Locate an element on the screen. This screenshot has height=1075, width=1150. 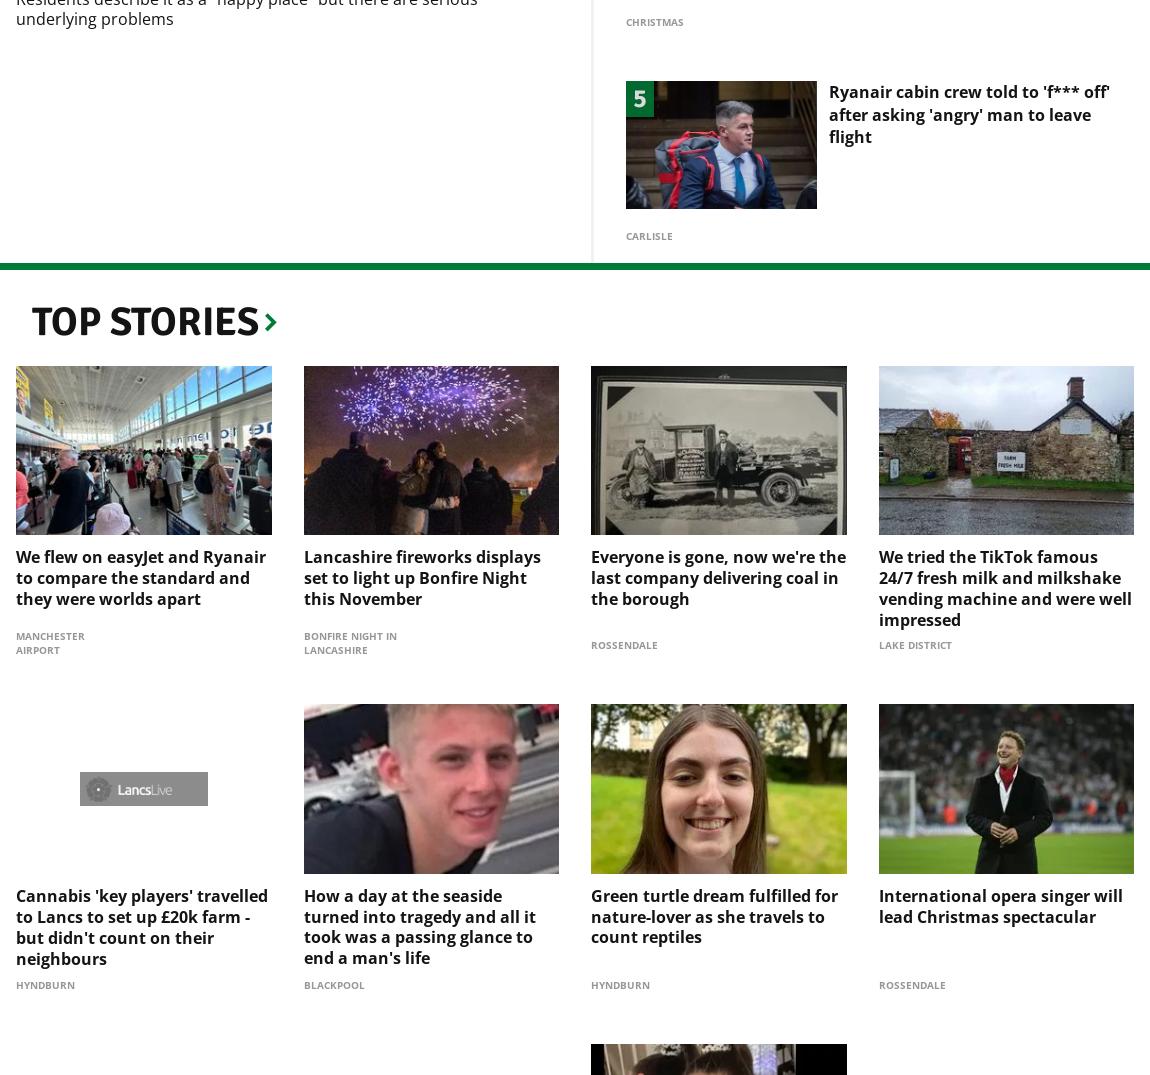
'Lancashire fireworks displays set to light up Bonfire Night this November' is located at coordinates (421, 544).